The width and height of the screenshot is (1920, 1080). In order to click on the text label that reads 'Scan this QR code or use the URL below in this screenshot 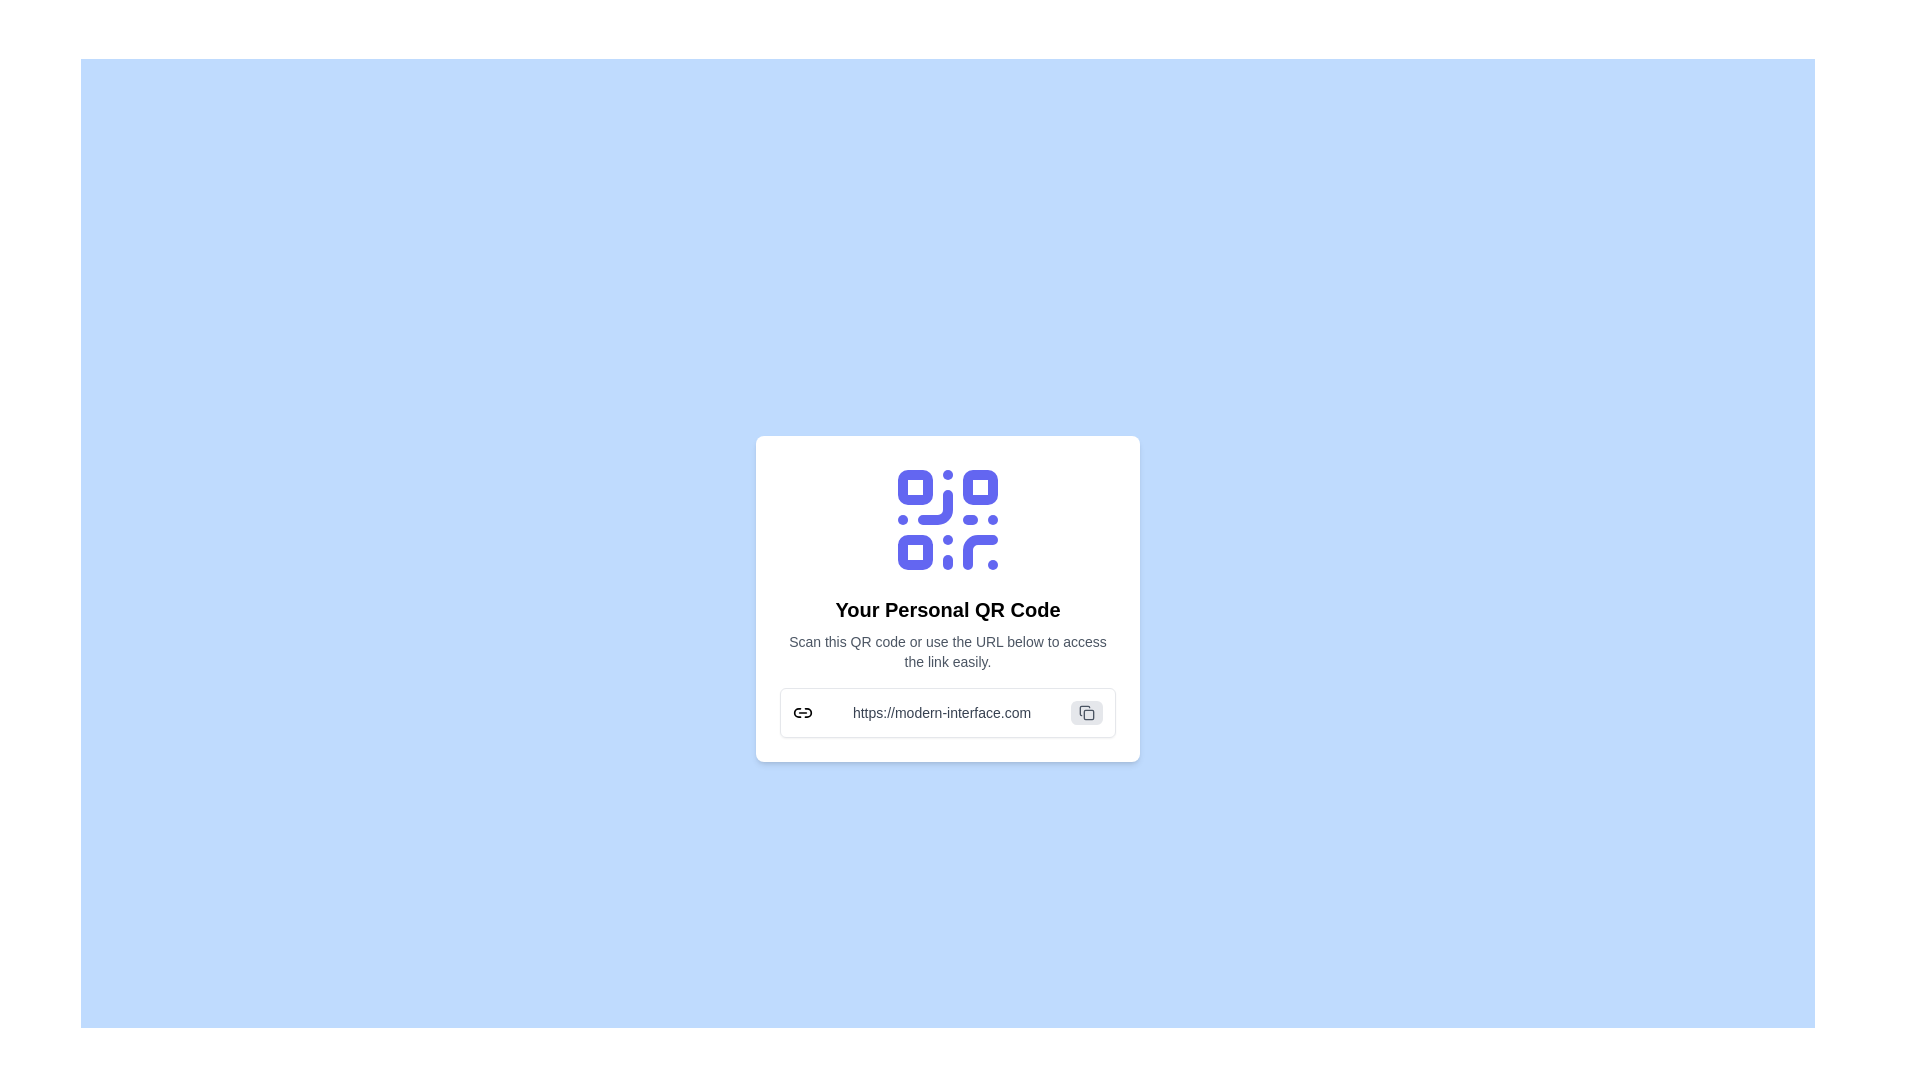, I will do `click(947, 651)`.